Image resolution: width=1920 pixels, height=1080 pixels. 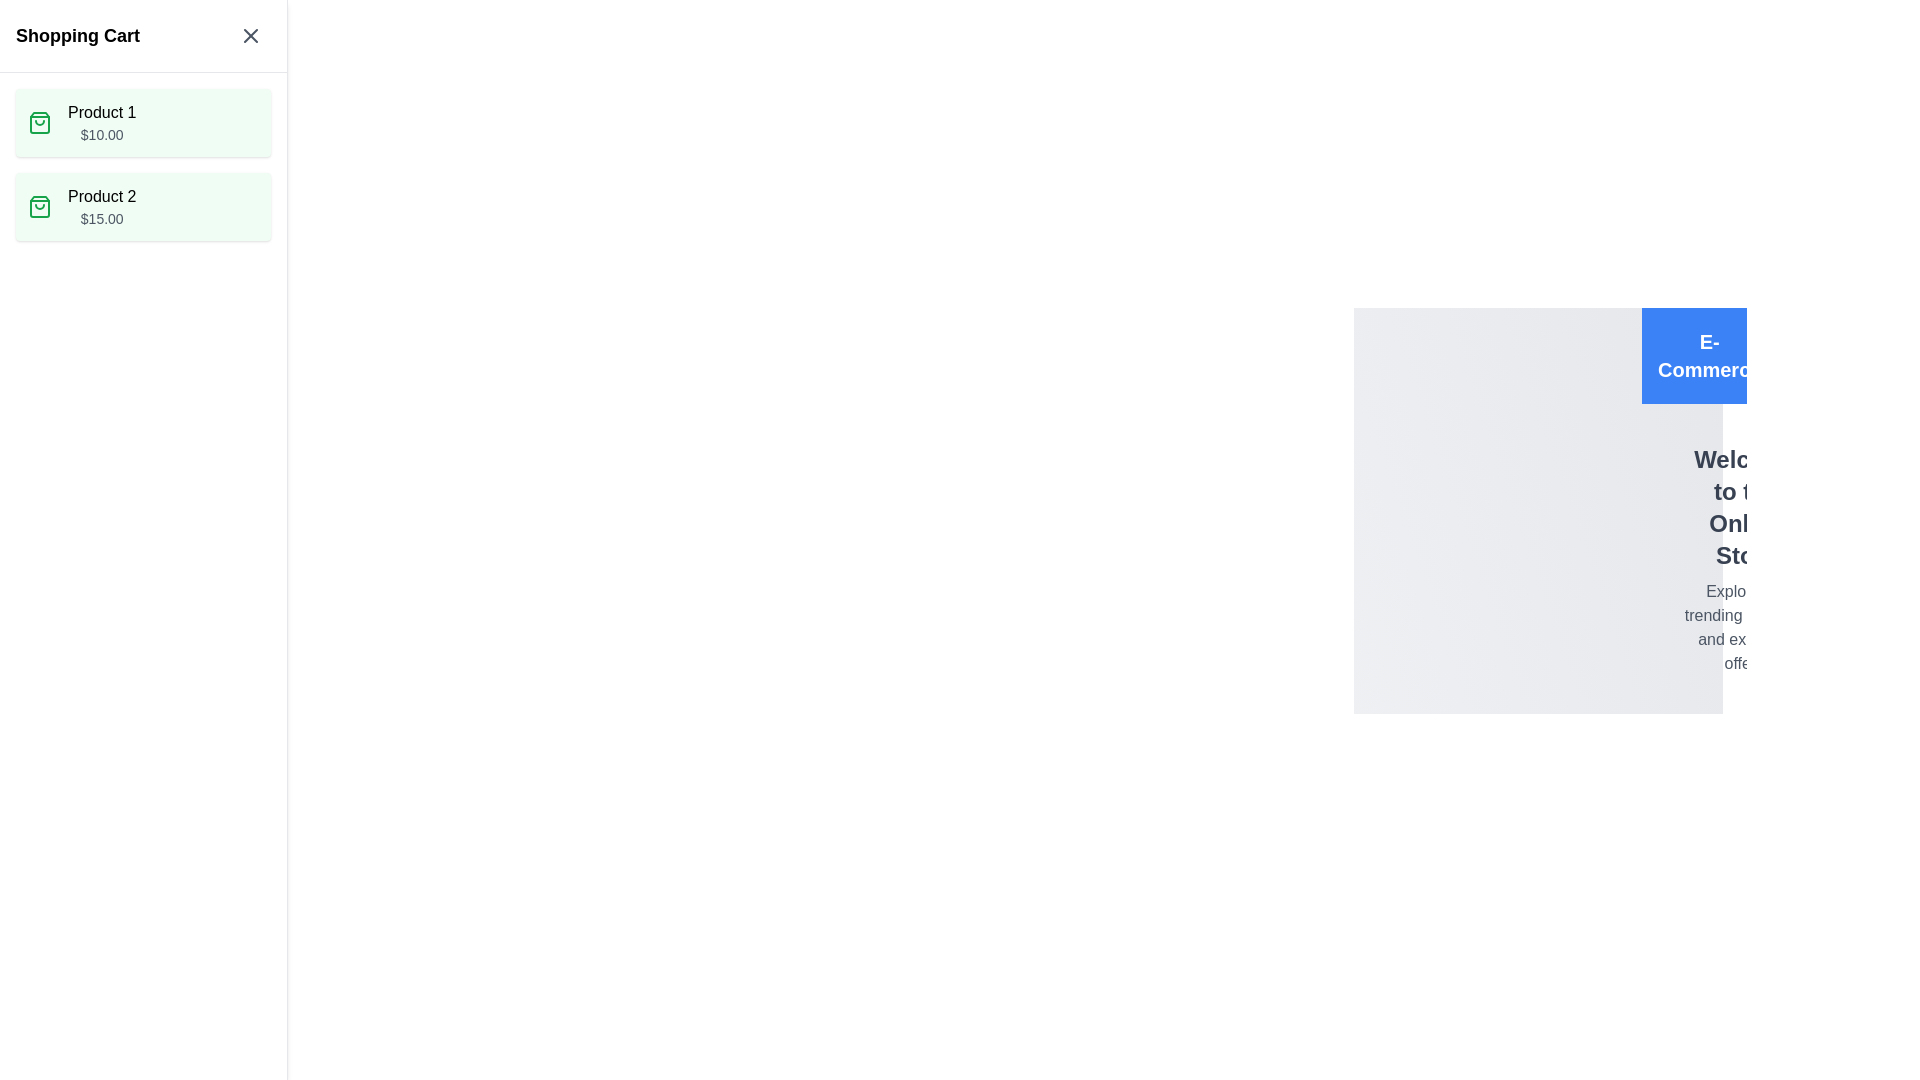 I want to click on the static text label 'E-Commerce' located in the upper-right portion of the interface within the blue header section, which is adjacent to 'Manage Cart', so click(x=1708, y=354).